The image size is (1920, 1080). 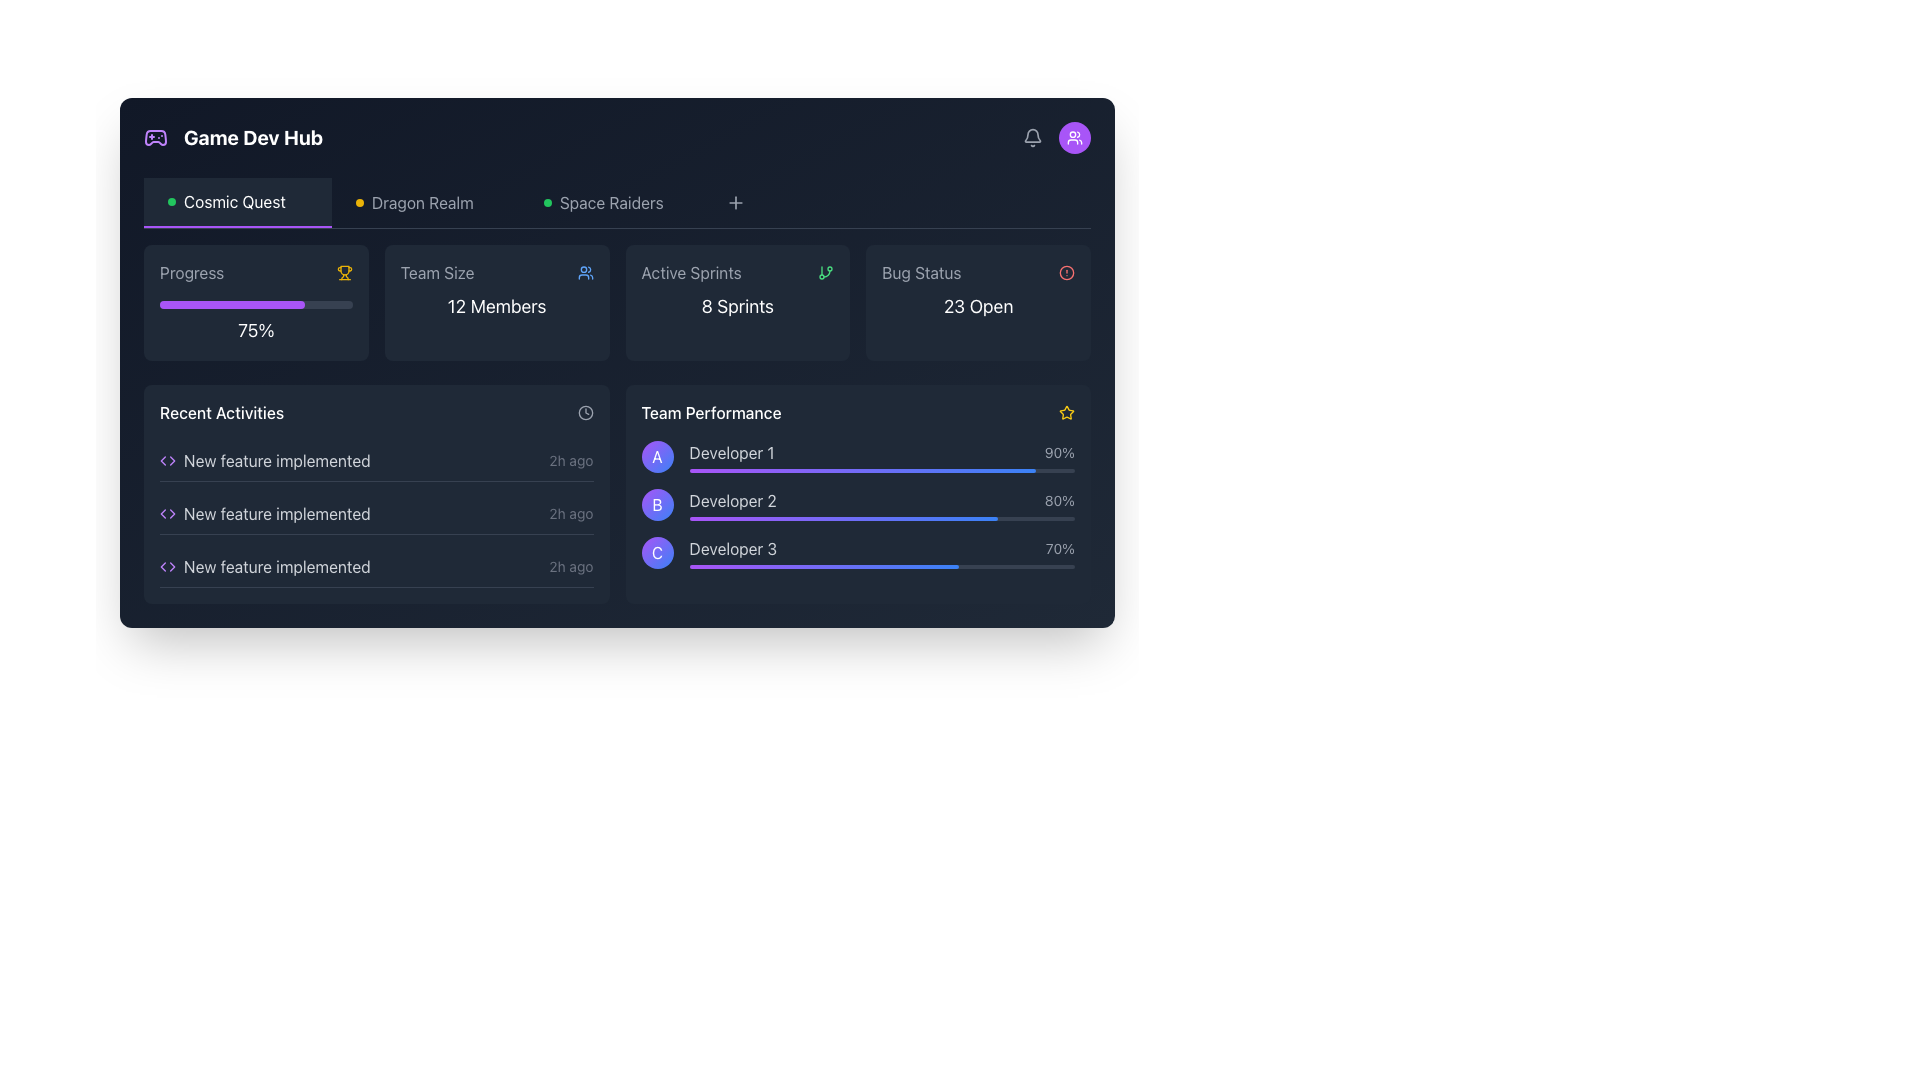 I want to click on the text label displaying the number of open bugs (23) in the 'Bug Status' section at the top-right corner of the main content area, so click(x=978, y=306).